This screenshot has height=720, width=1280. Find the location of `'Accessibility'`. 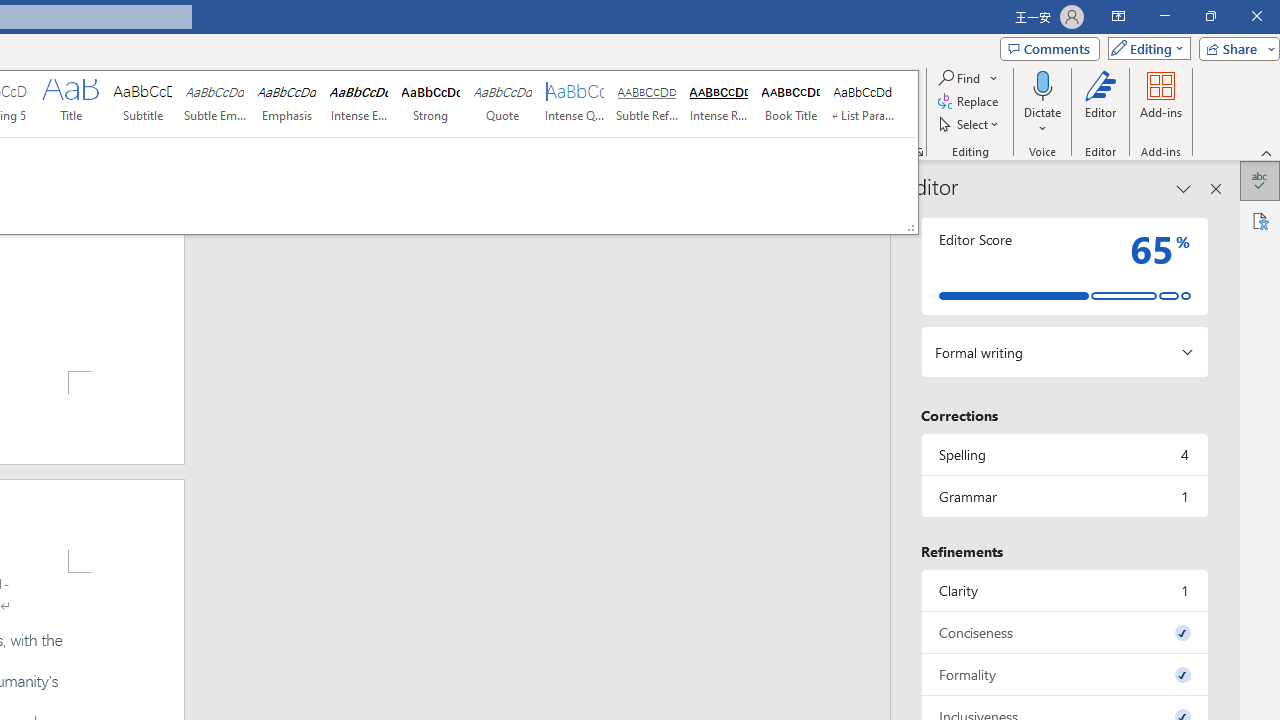

'Accessibility' is located at coordinates (1259, 221).